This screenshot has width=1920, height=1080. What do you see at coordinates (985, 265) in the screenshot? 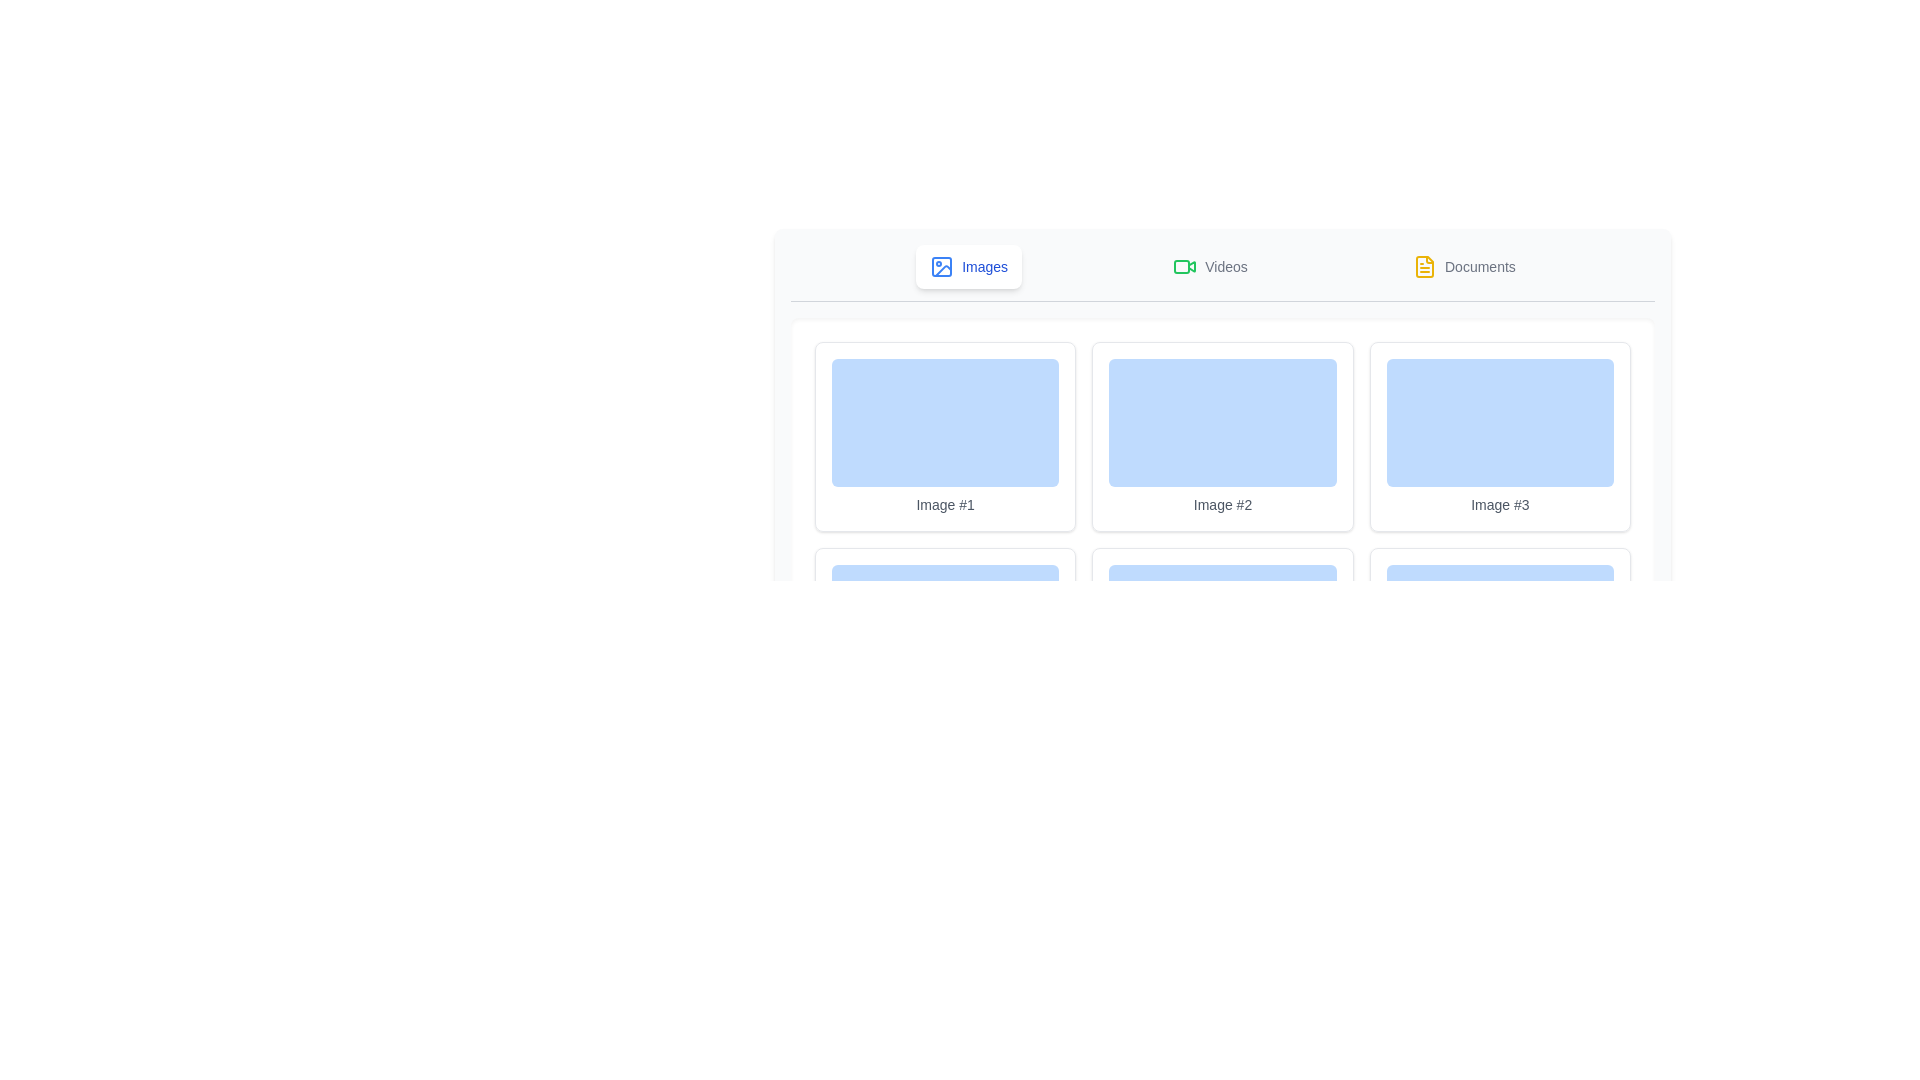
I see `the 'Images' text label, which is styled in blue color and is the first item in the horizontal navigation menu` at bounding box center [985, 265].